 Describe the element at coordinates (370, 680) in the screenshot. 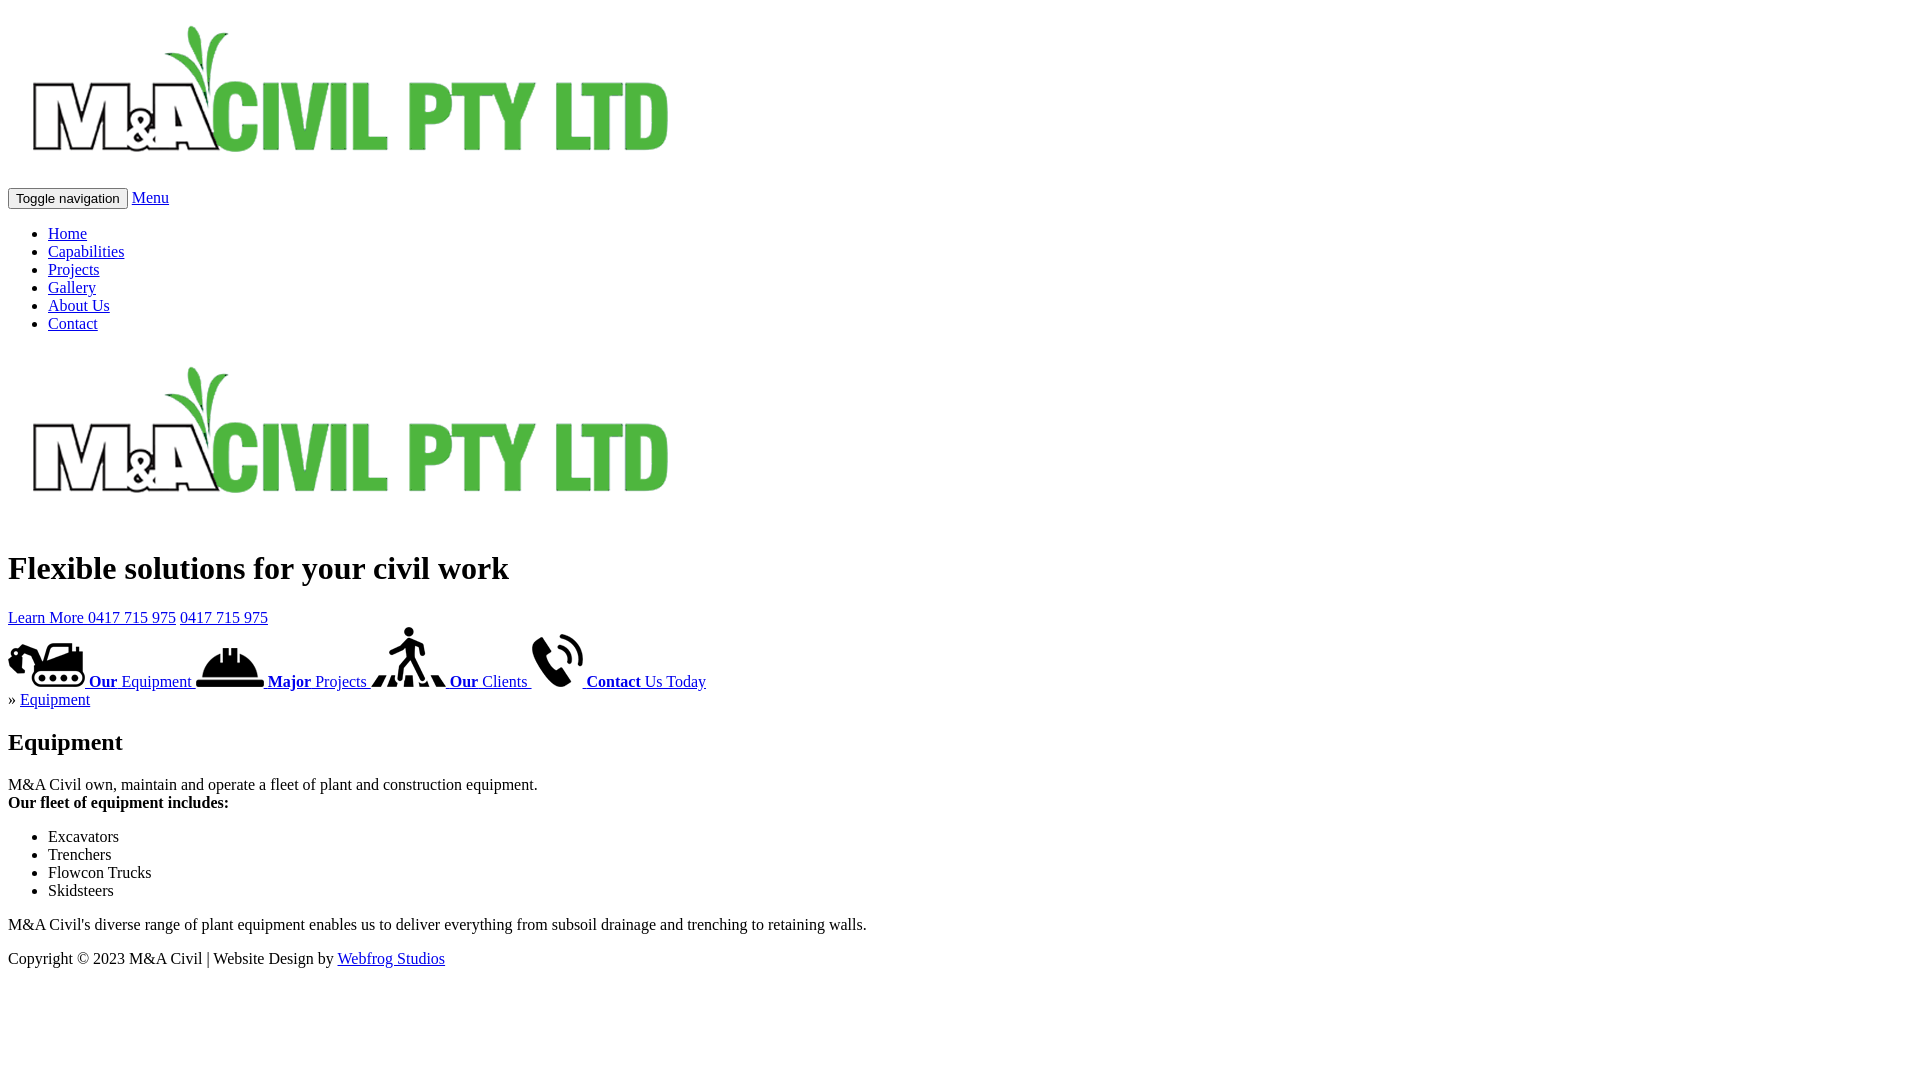

I see `'Our Clients'` at that location.